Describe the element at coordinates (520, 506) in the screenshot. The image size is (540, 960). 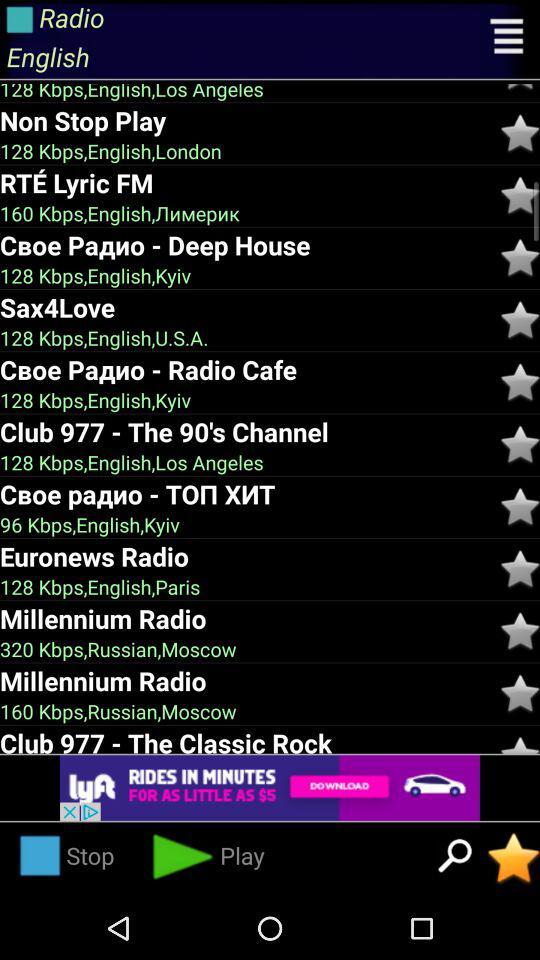
I see `rating` at that location.